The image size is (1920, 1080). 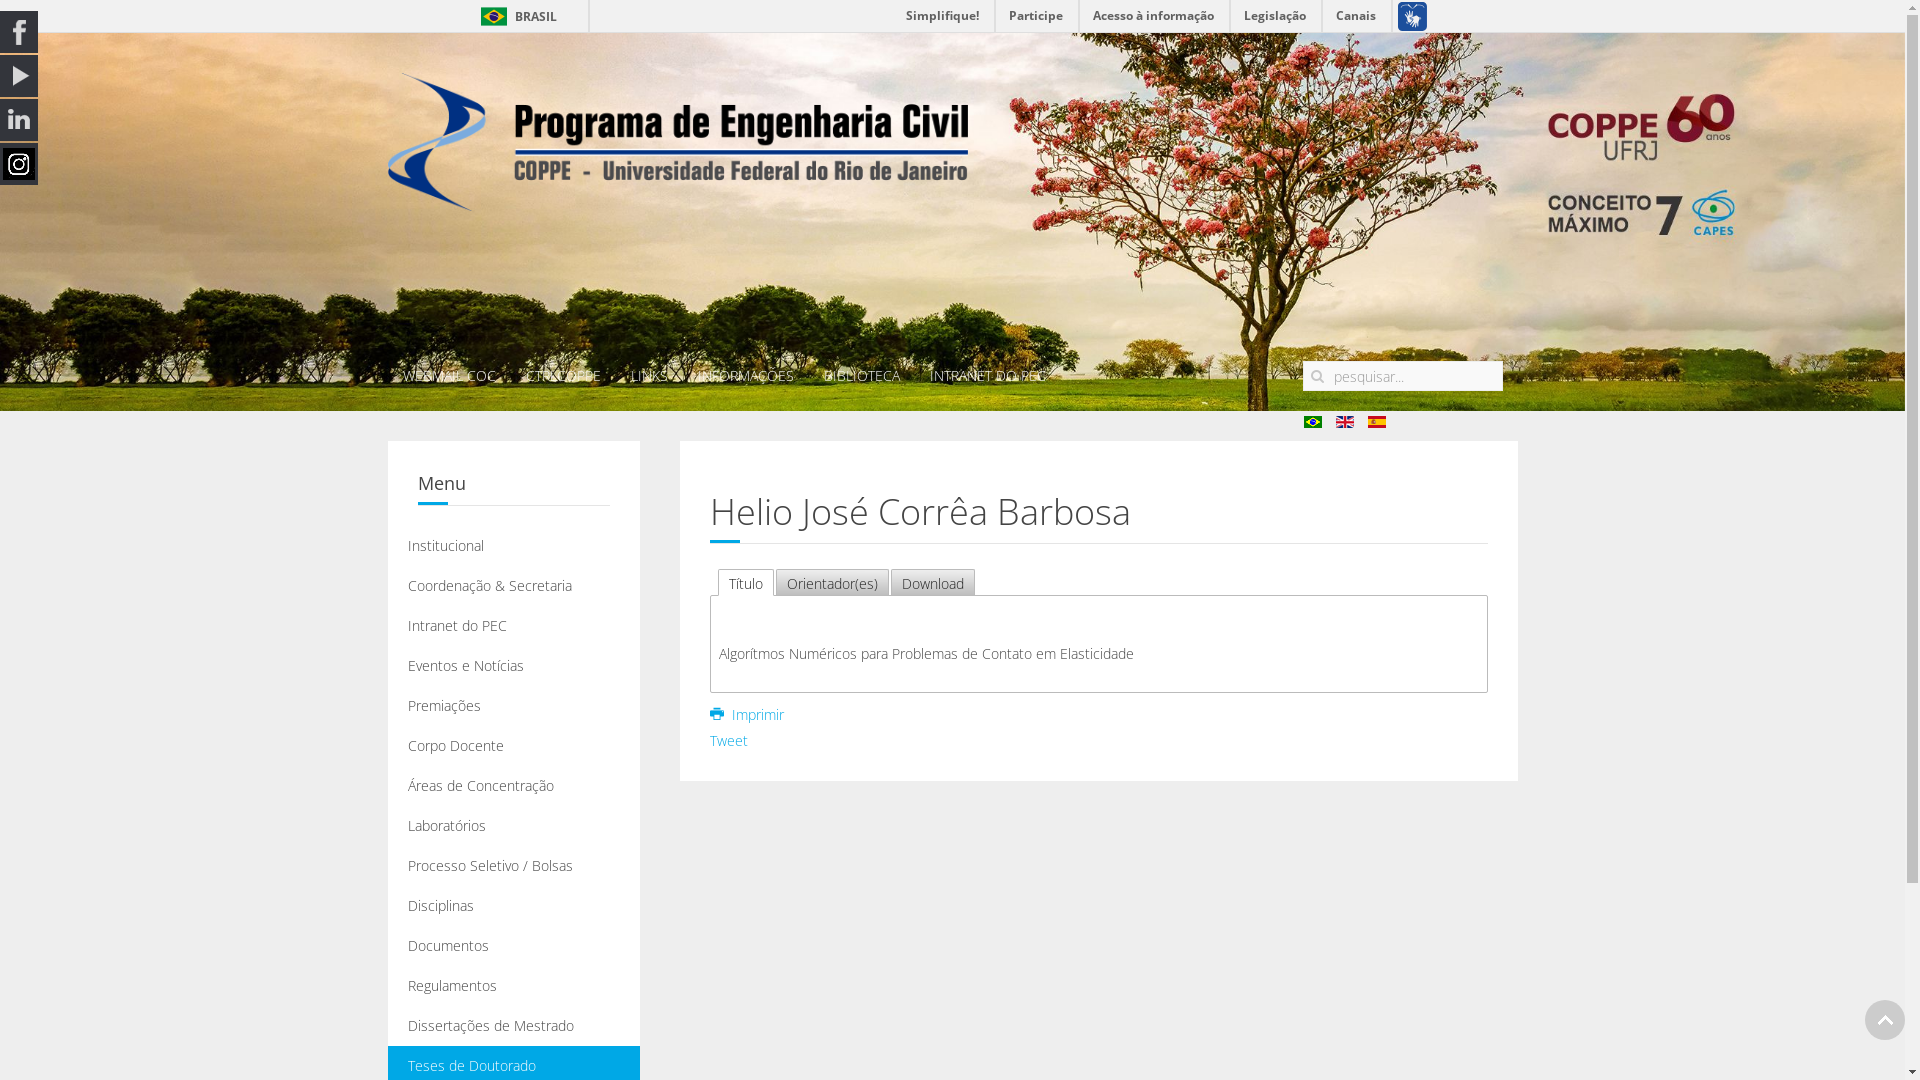 What do you see at coordinates (448, 375) in the screenshot?
I see `'WEBMAIL COC'` at bounding box center [448, 375].